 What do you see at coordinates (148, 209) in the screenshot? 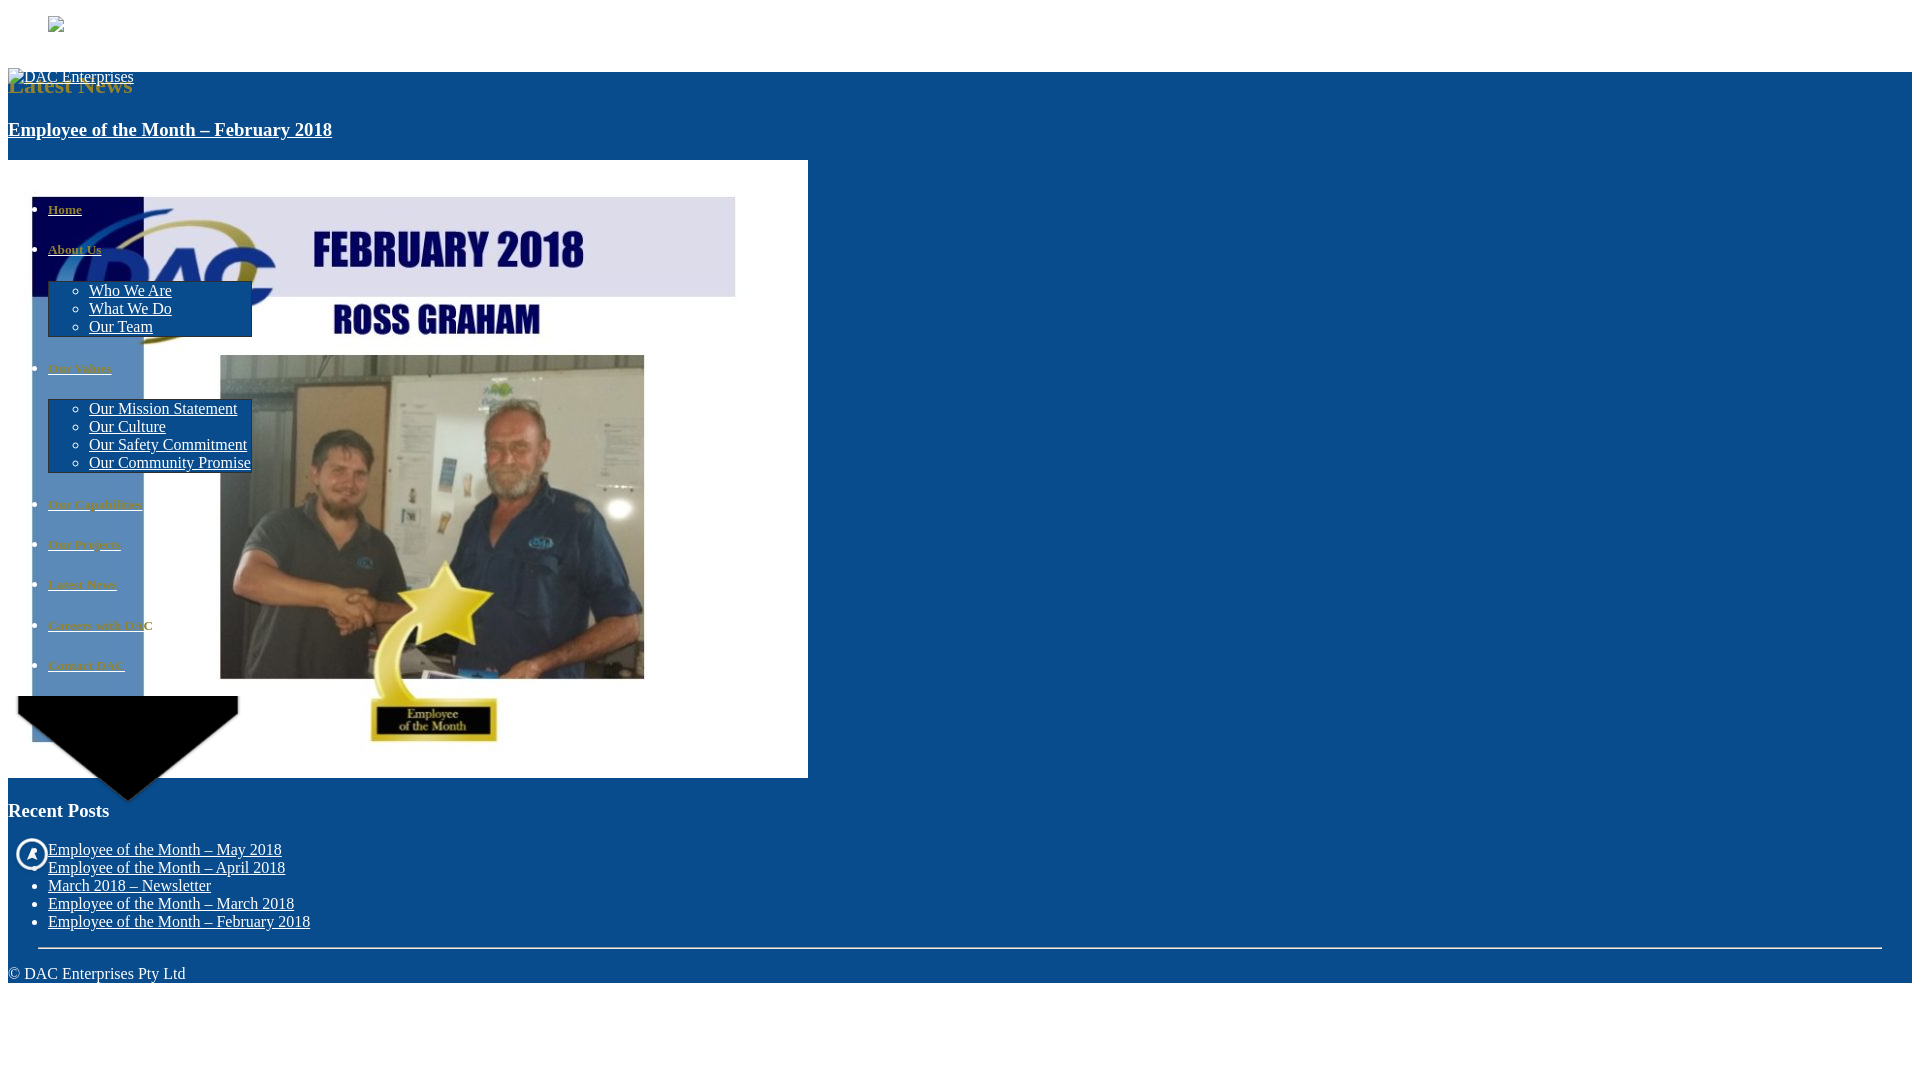
I see `'Home'` at bounding box center [148, 209].